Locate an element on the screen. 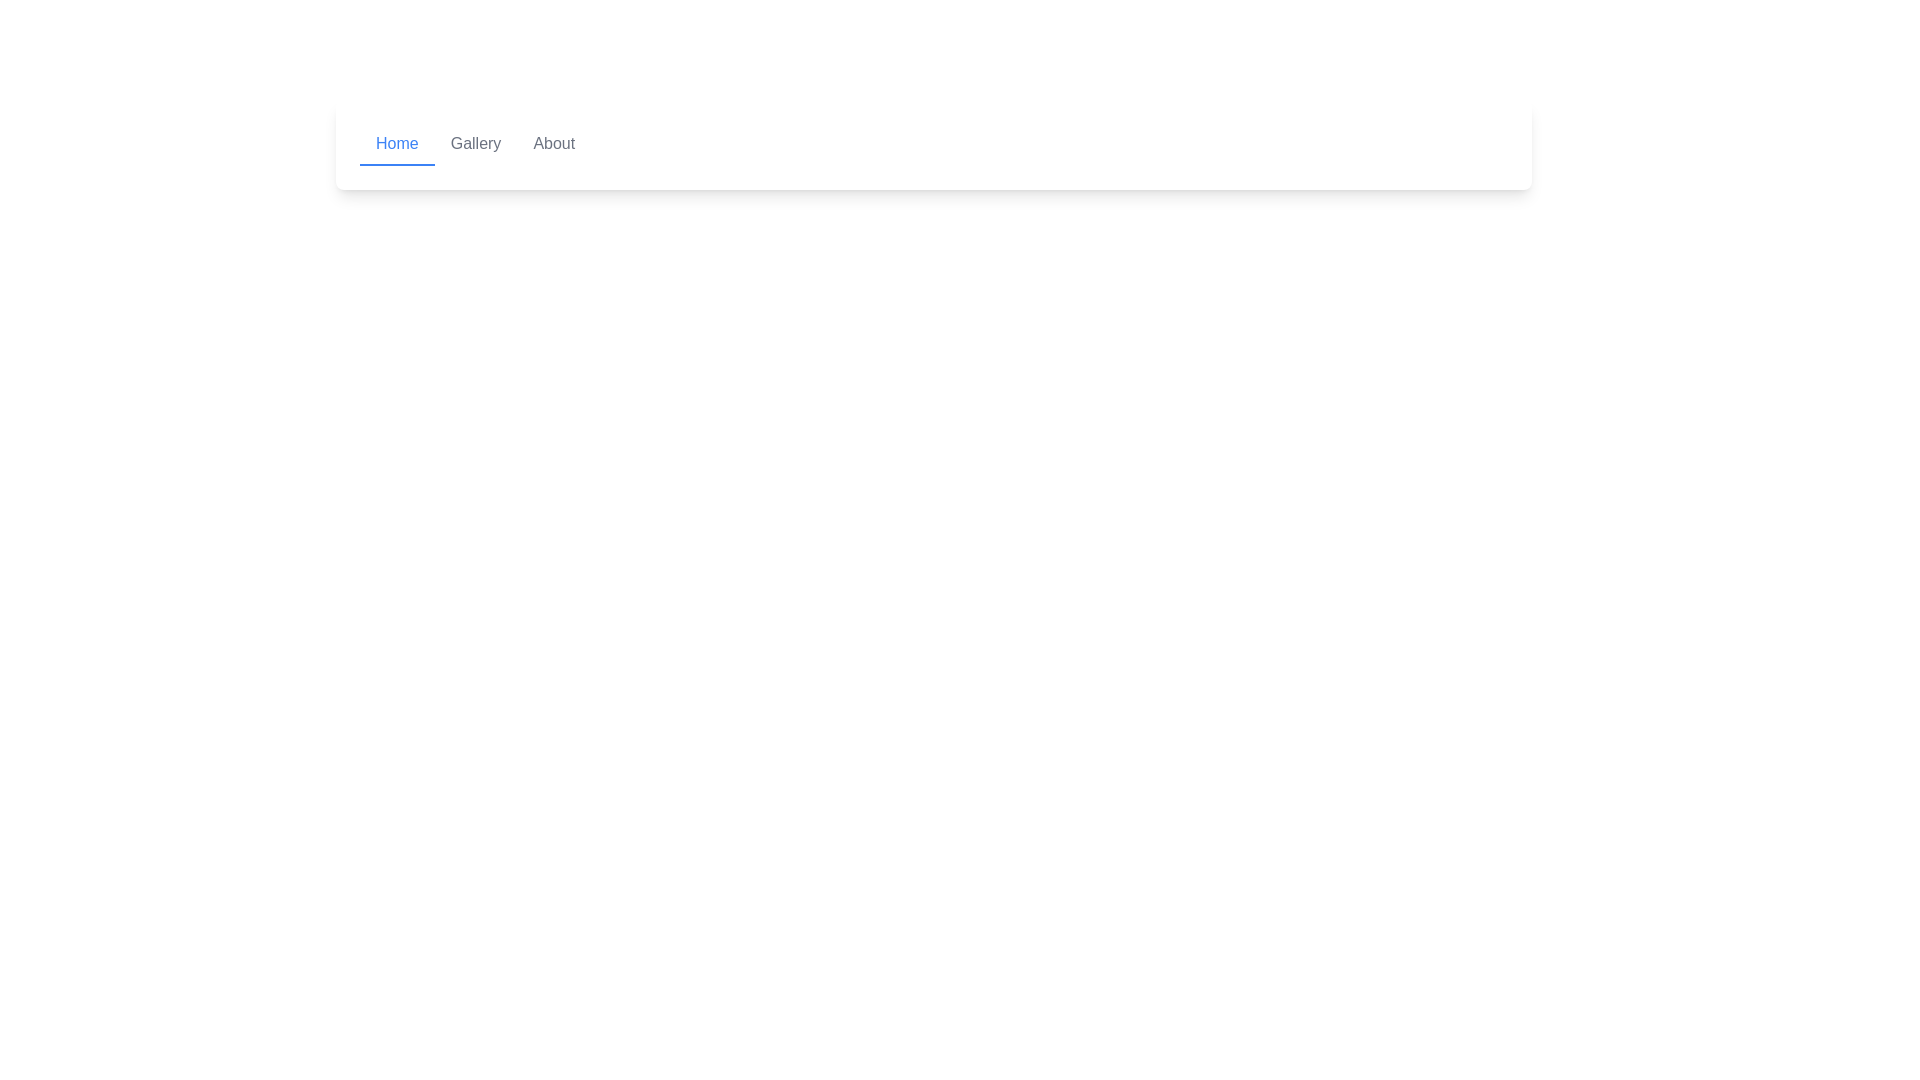 This screenshot has width=1920, height=1080. the 'Gallery' text link in the navigation bar is located at coordinates (474, 144).